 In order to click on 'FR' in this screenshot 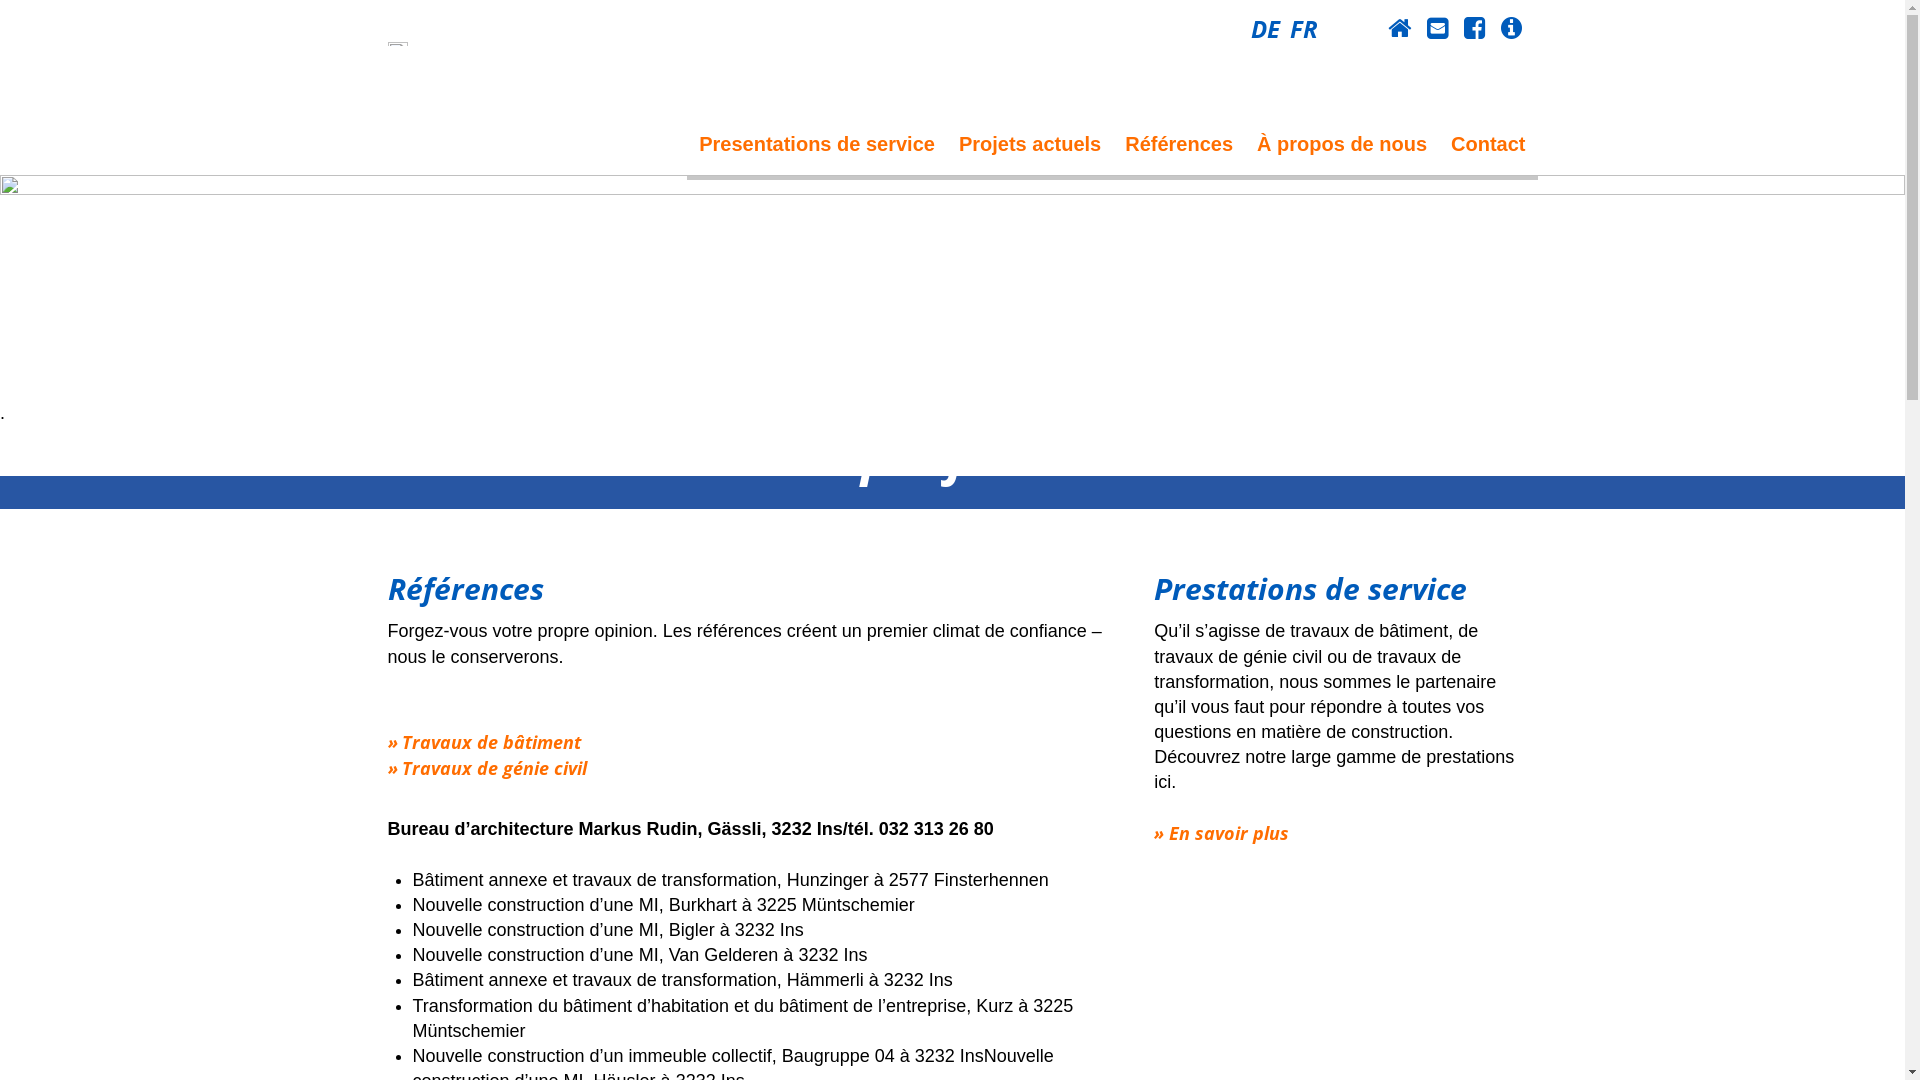, I will do `click(1304, 28)`.